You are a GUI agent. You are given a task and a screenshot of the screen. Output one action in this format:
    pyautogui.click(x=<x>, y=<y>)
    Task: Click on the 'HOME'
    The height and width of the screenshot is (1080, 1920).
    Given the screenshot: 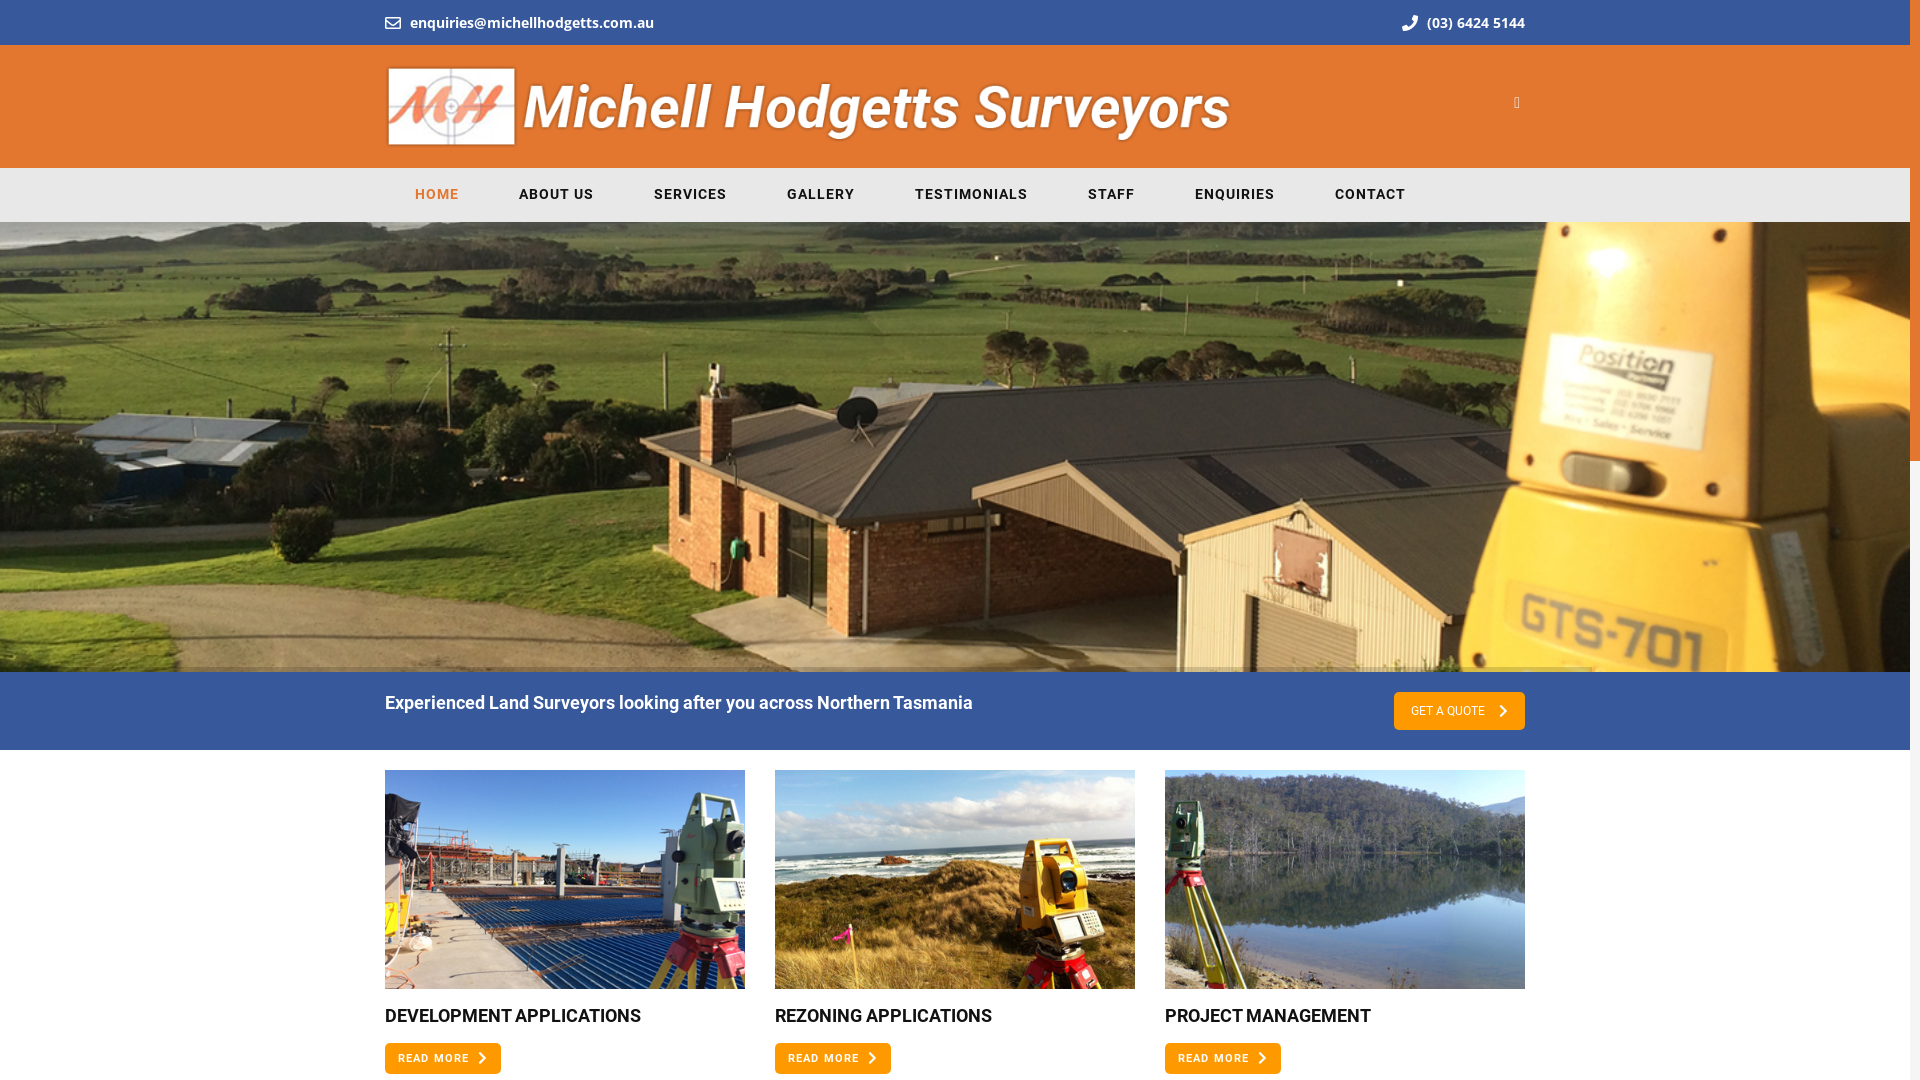 What is the action you would take?
    pyautogui.click(x=384, y=194)
    